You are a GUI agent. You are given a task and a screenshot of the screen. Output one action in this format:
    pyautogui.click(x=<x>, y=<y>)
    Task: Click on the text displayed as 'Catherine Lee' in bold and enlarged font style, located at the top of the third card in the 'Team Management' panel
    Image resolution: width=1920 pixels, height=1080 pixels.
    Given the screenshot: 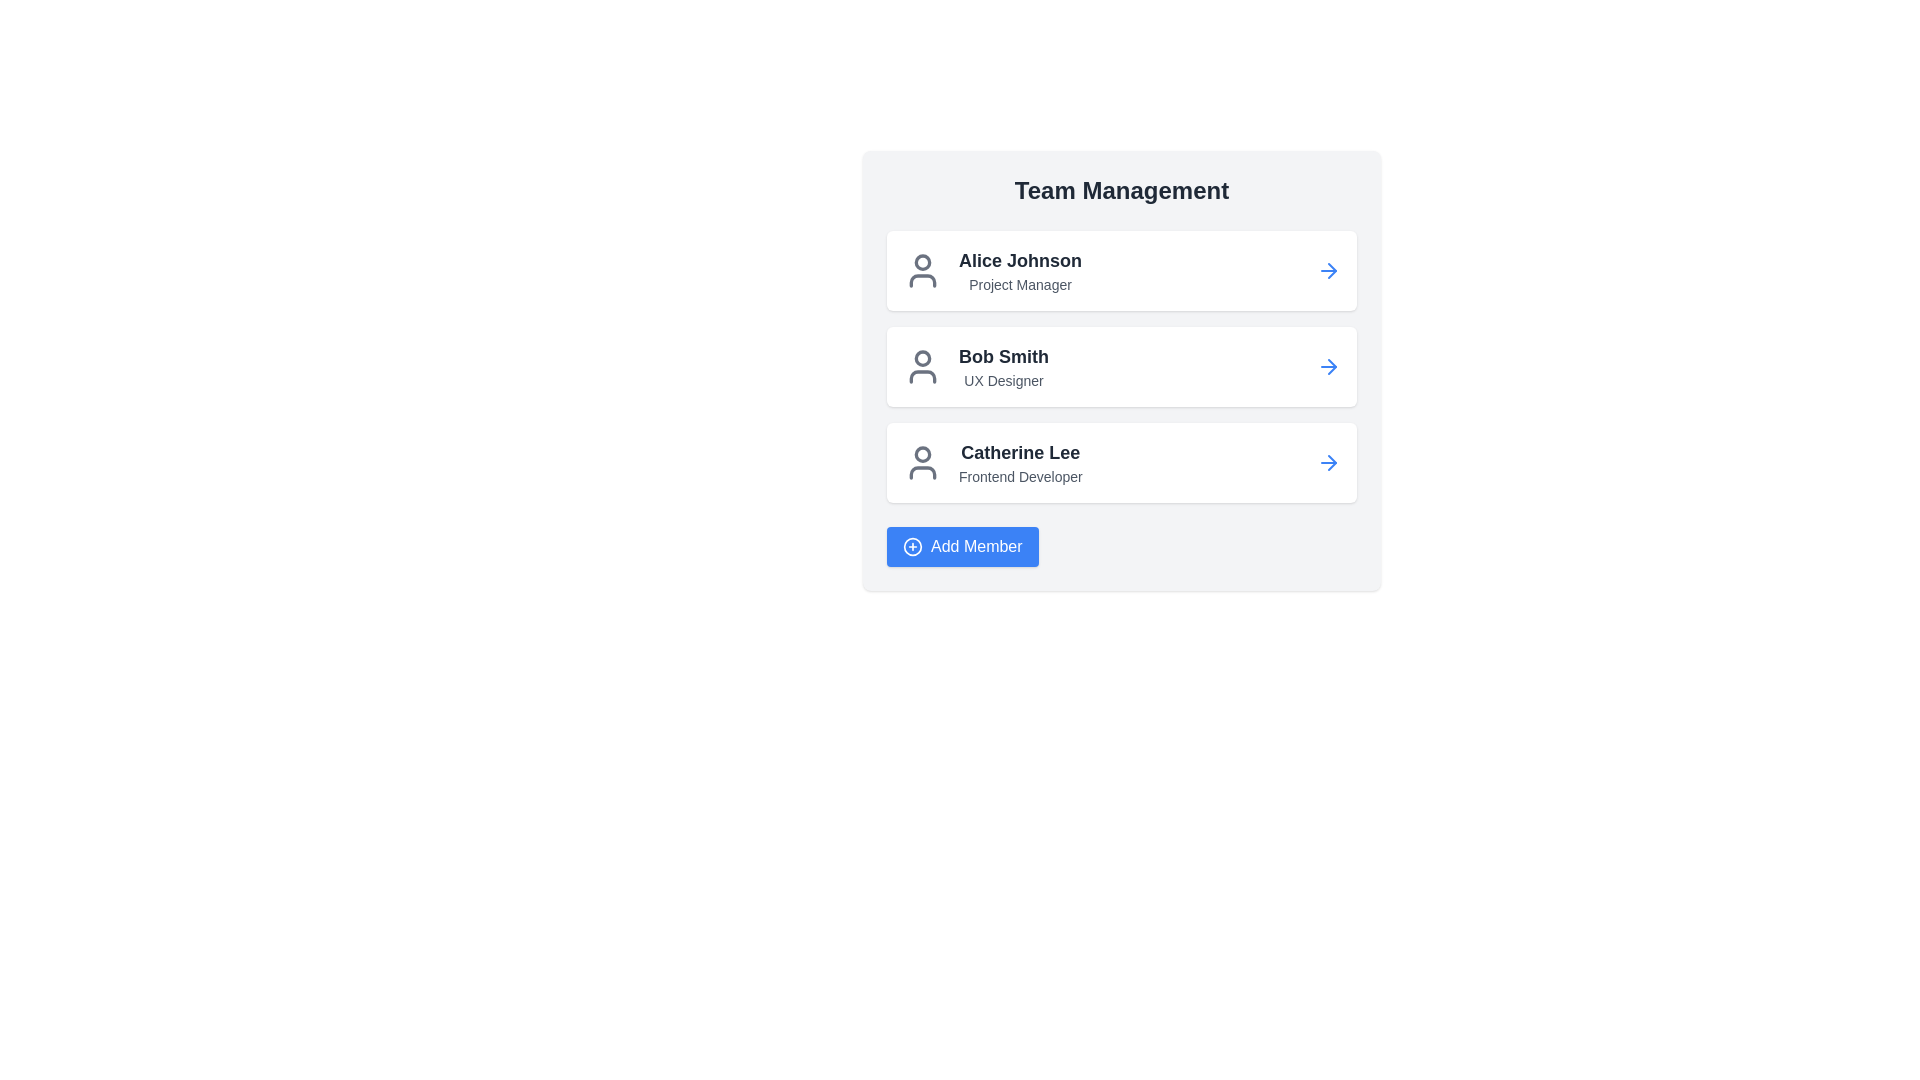 What is the action you would take?
    pyautogui.click(x=1020, y=452)
    